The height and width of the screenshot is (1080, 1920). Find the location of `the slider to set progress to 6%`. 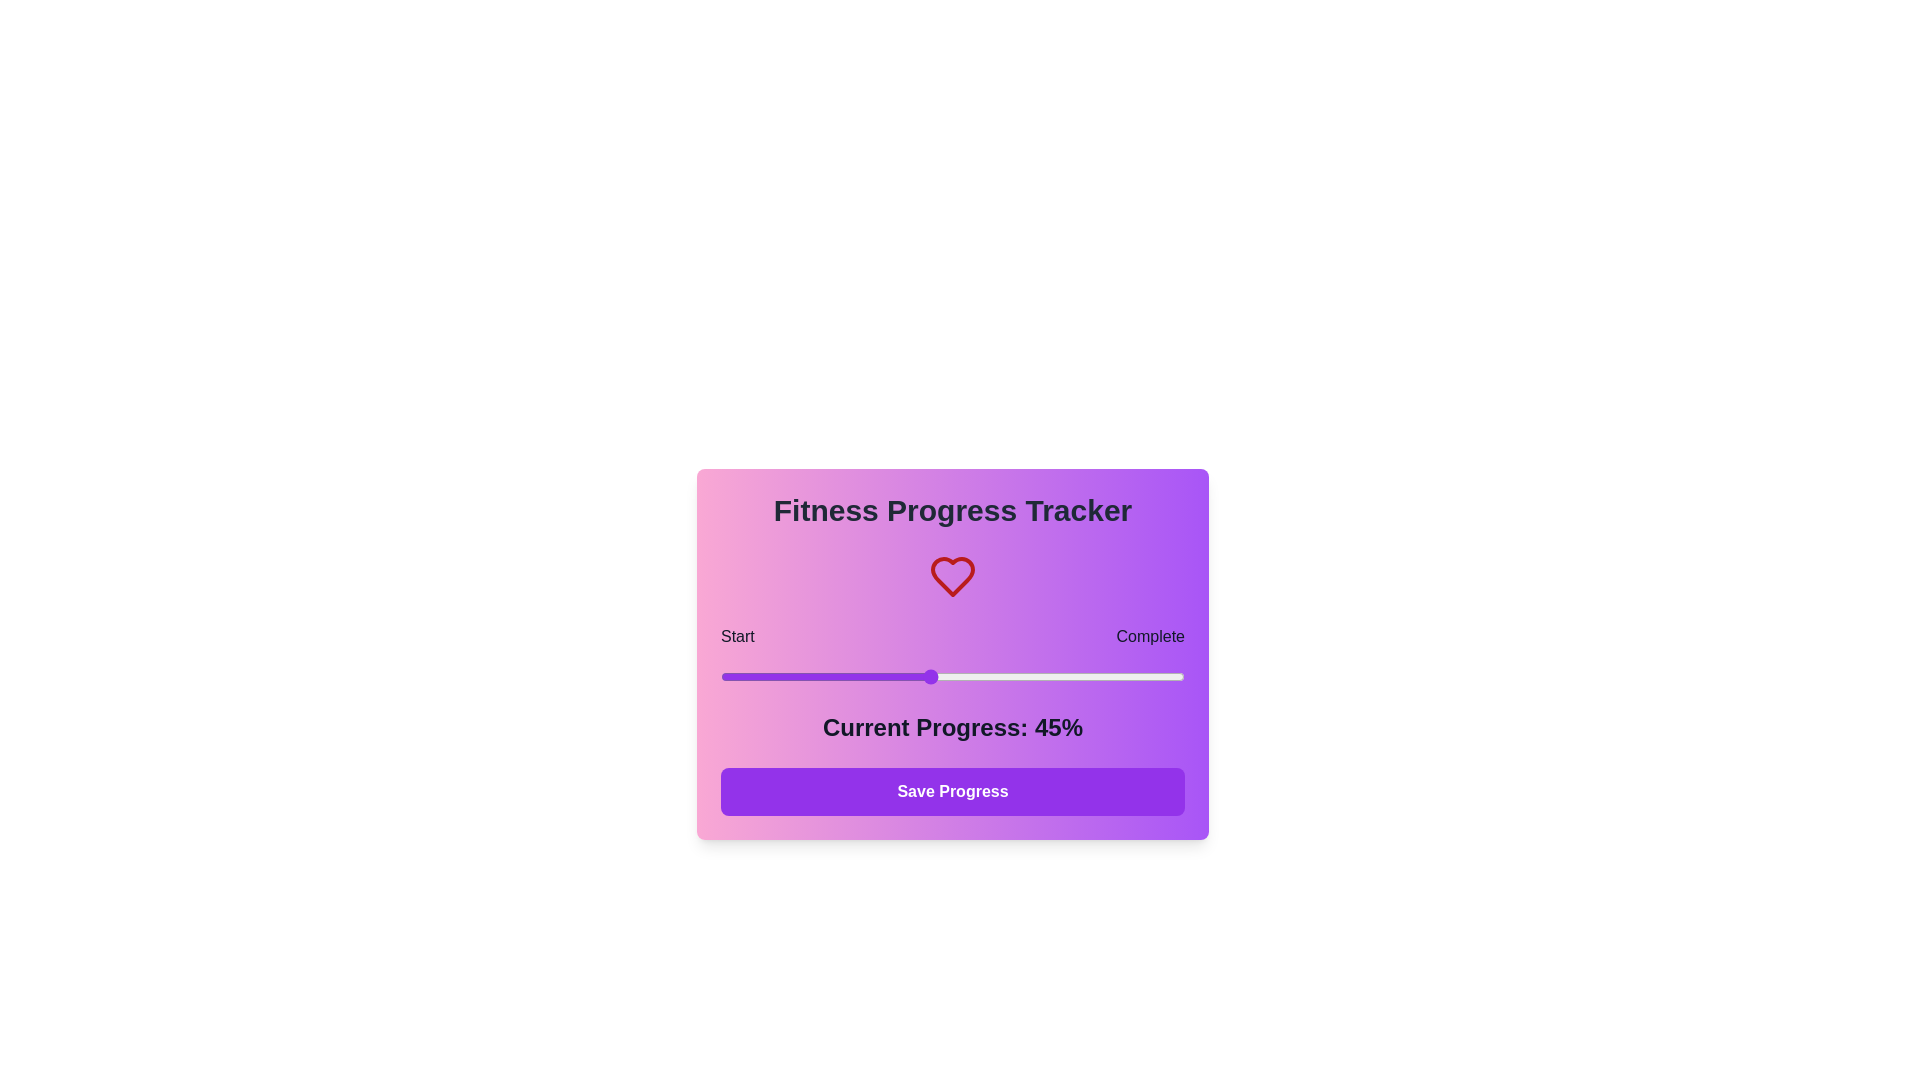

the slider to set progress to 6% is located at coordinates (747, 676).